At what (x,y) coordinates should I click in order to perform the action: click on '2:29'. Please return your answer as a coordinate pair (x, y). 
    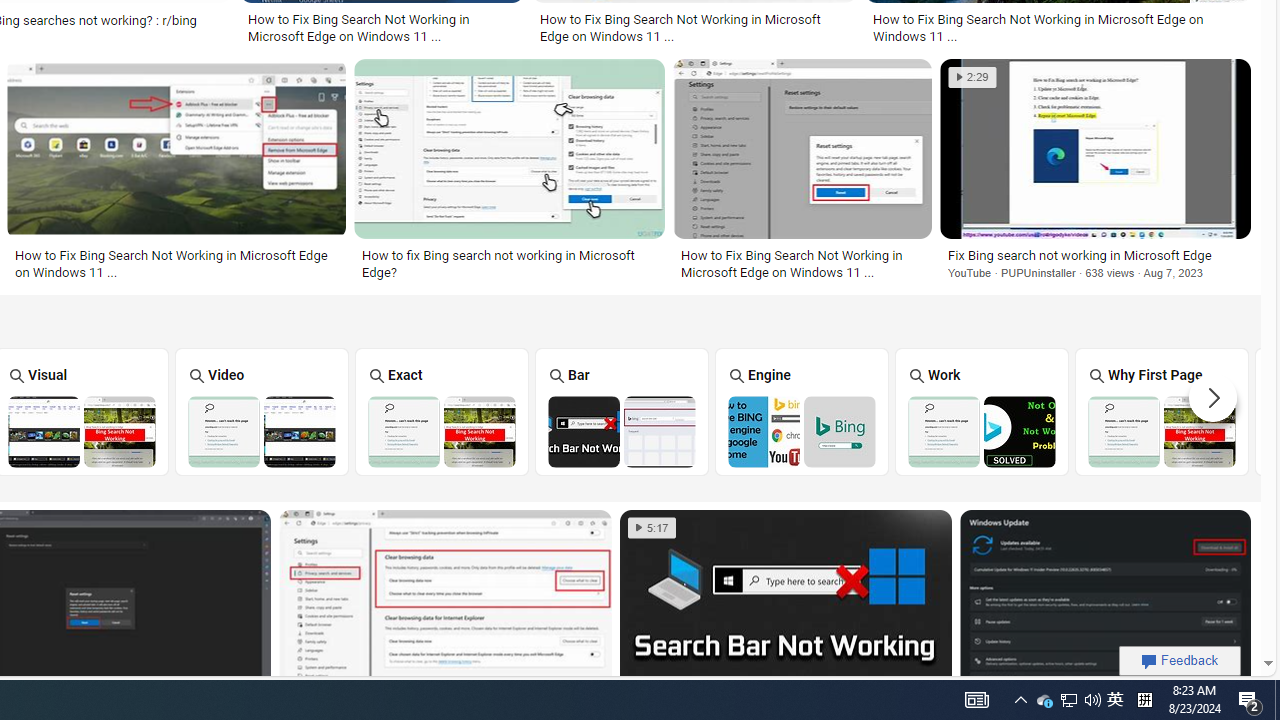
    Looking at the image, I should click on (972, 76).